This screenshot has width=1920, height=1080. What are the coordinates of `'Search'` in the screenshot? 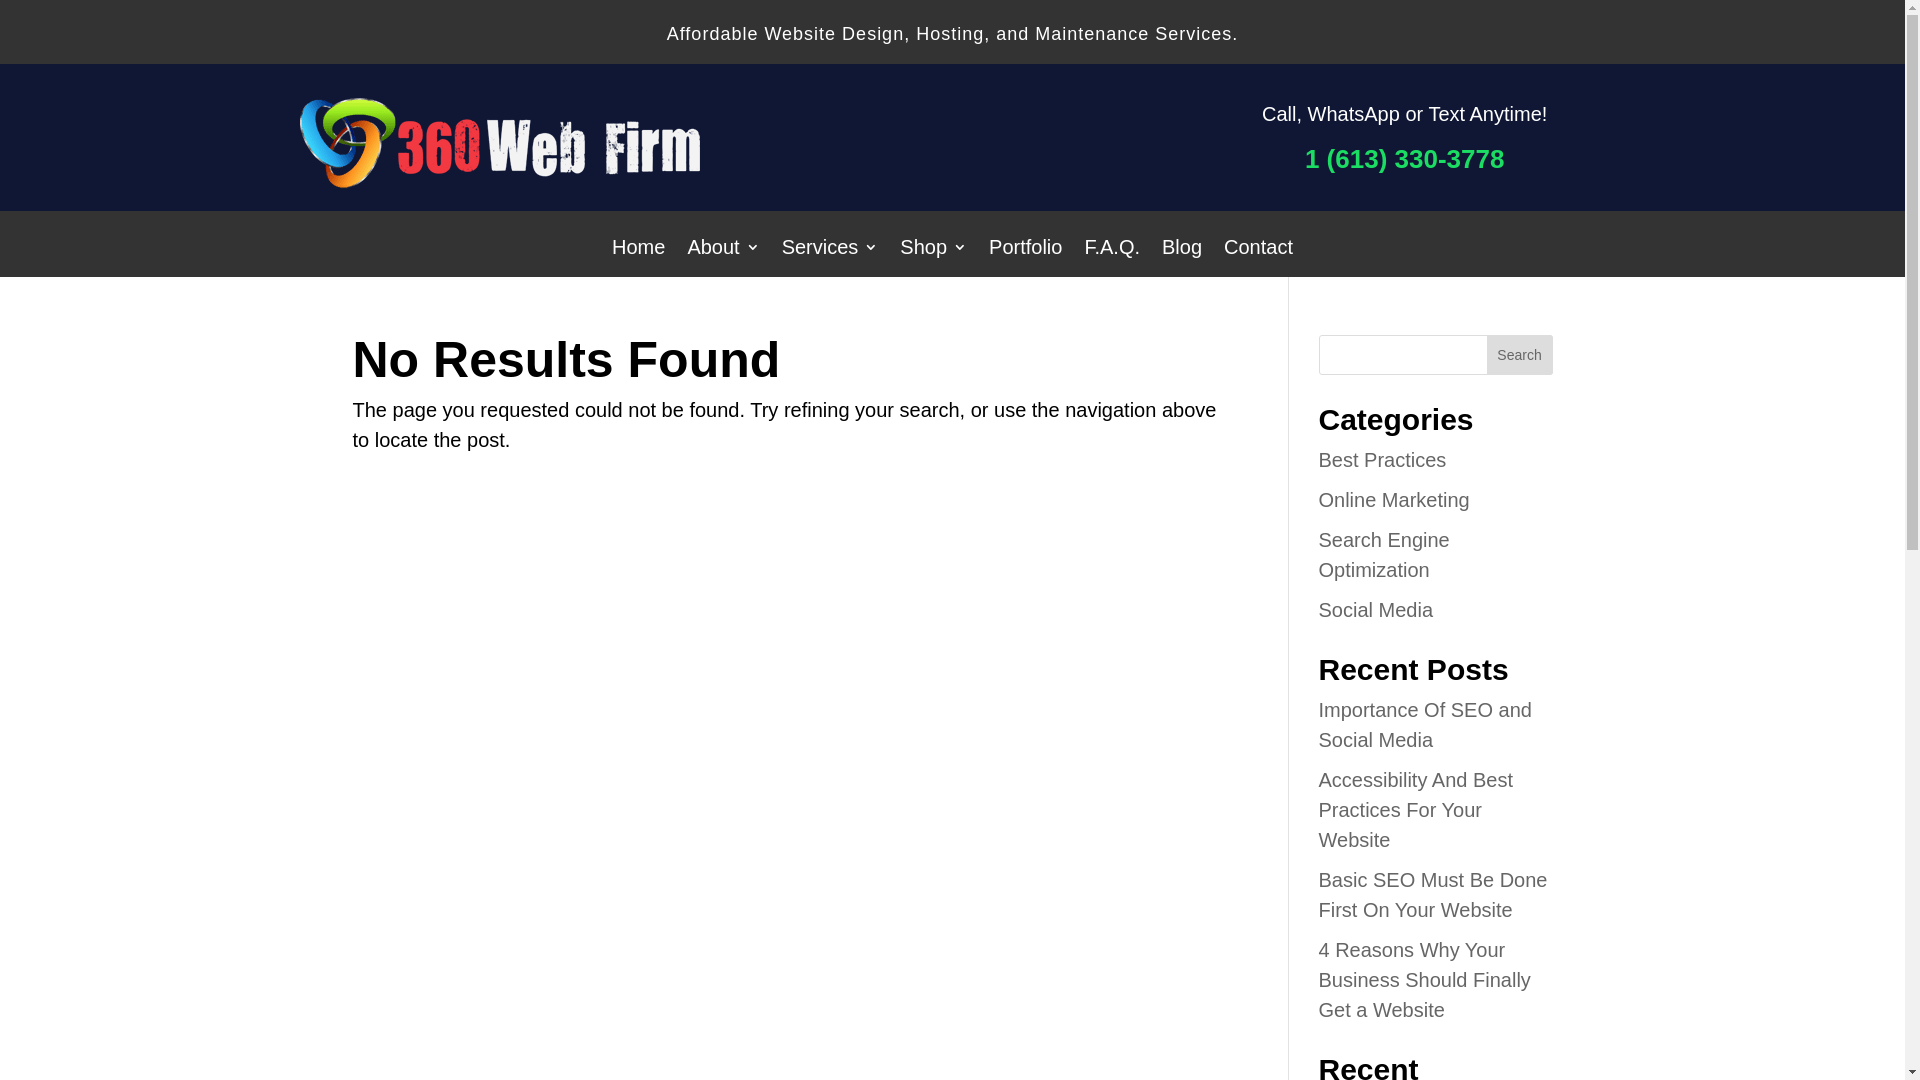 It's located at (1520, 353).